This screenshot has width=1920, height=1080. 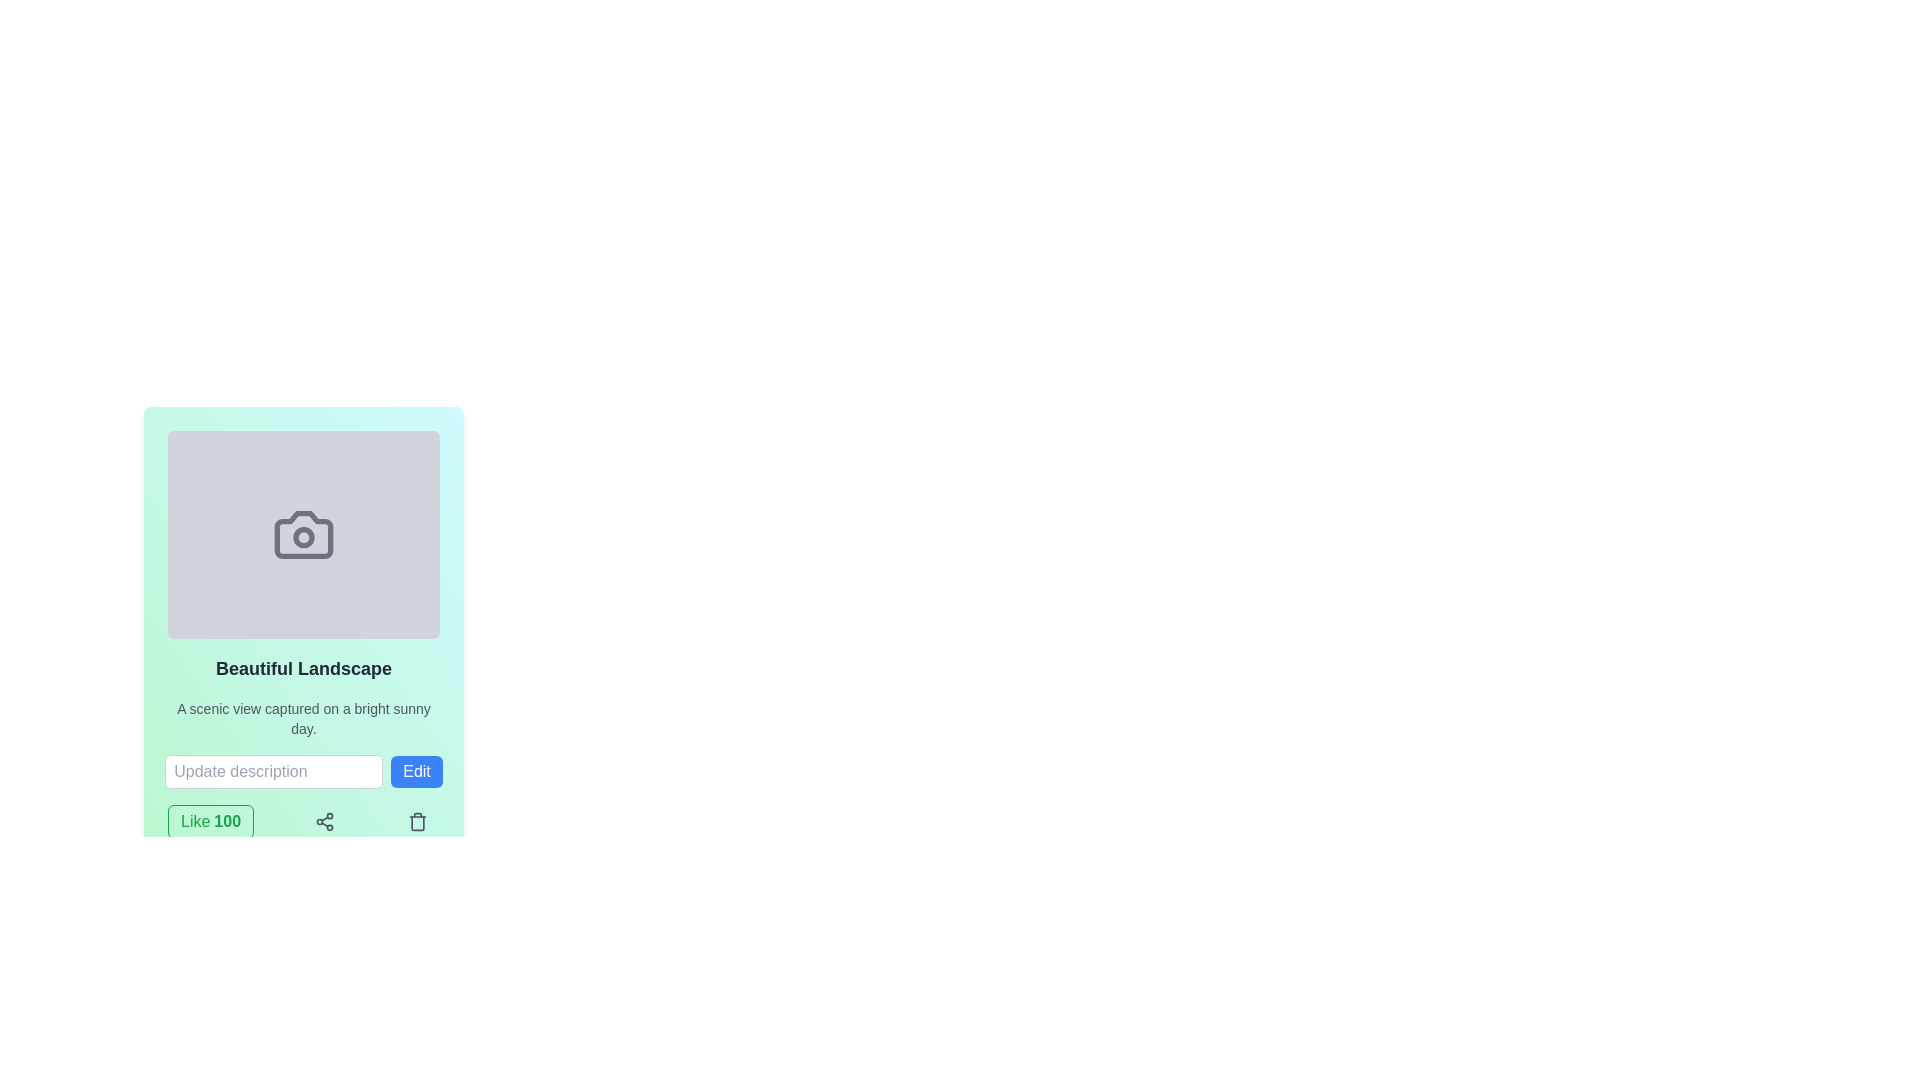 I want to click on the small circle resembling a lens located in the center of the camera icon within the rectangular area of the card titled 'Beautiful Landscape', so click(x=302, y=535).